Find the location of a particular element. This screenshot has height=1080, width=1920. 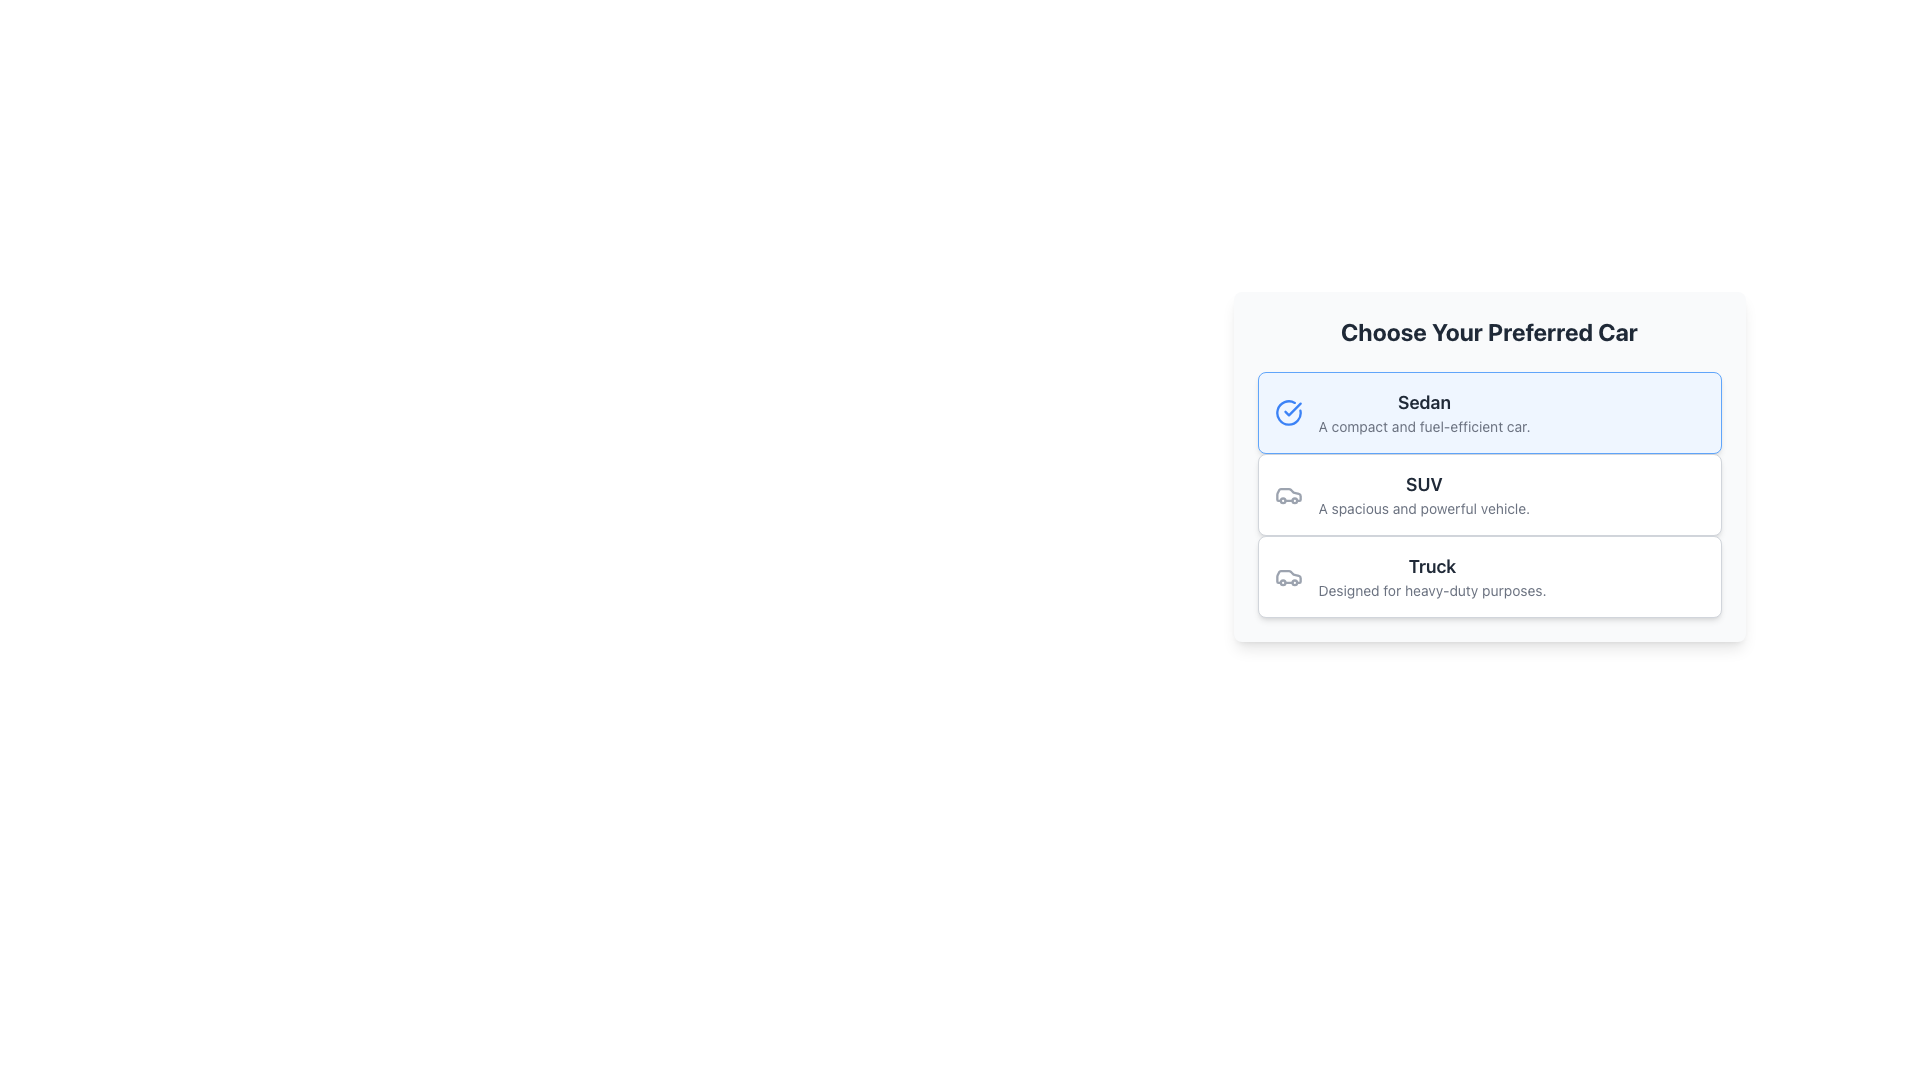

the 'Truck' selection card, which is the third item in the vertically stacked collection of cards under the 'Choose Your Preferred Car' section is located at coordinates (1489, 577).